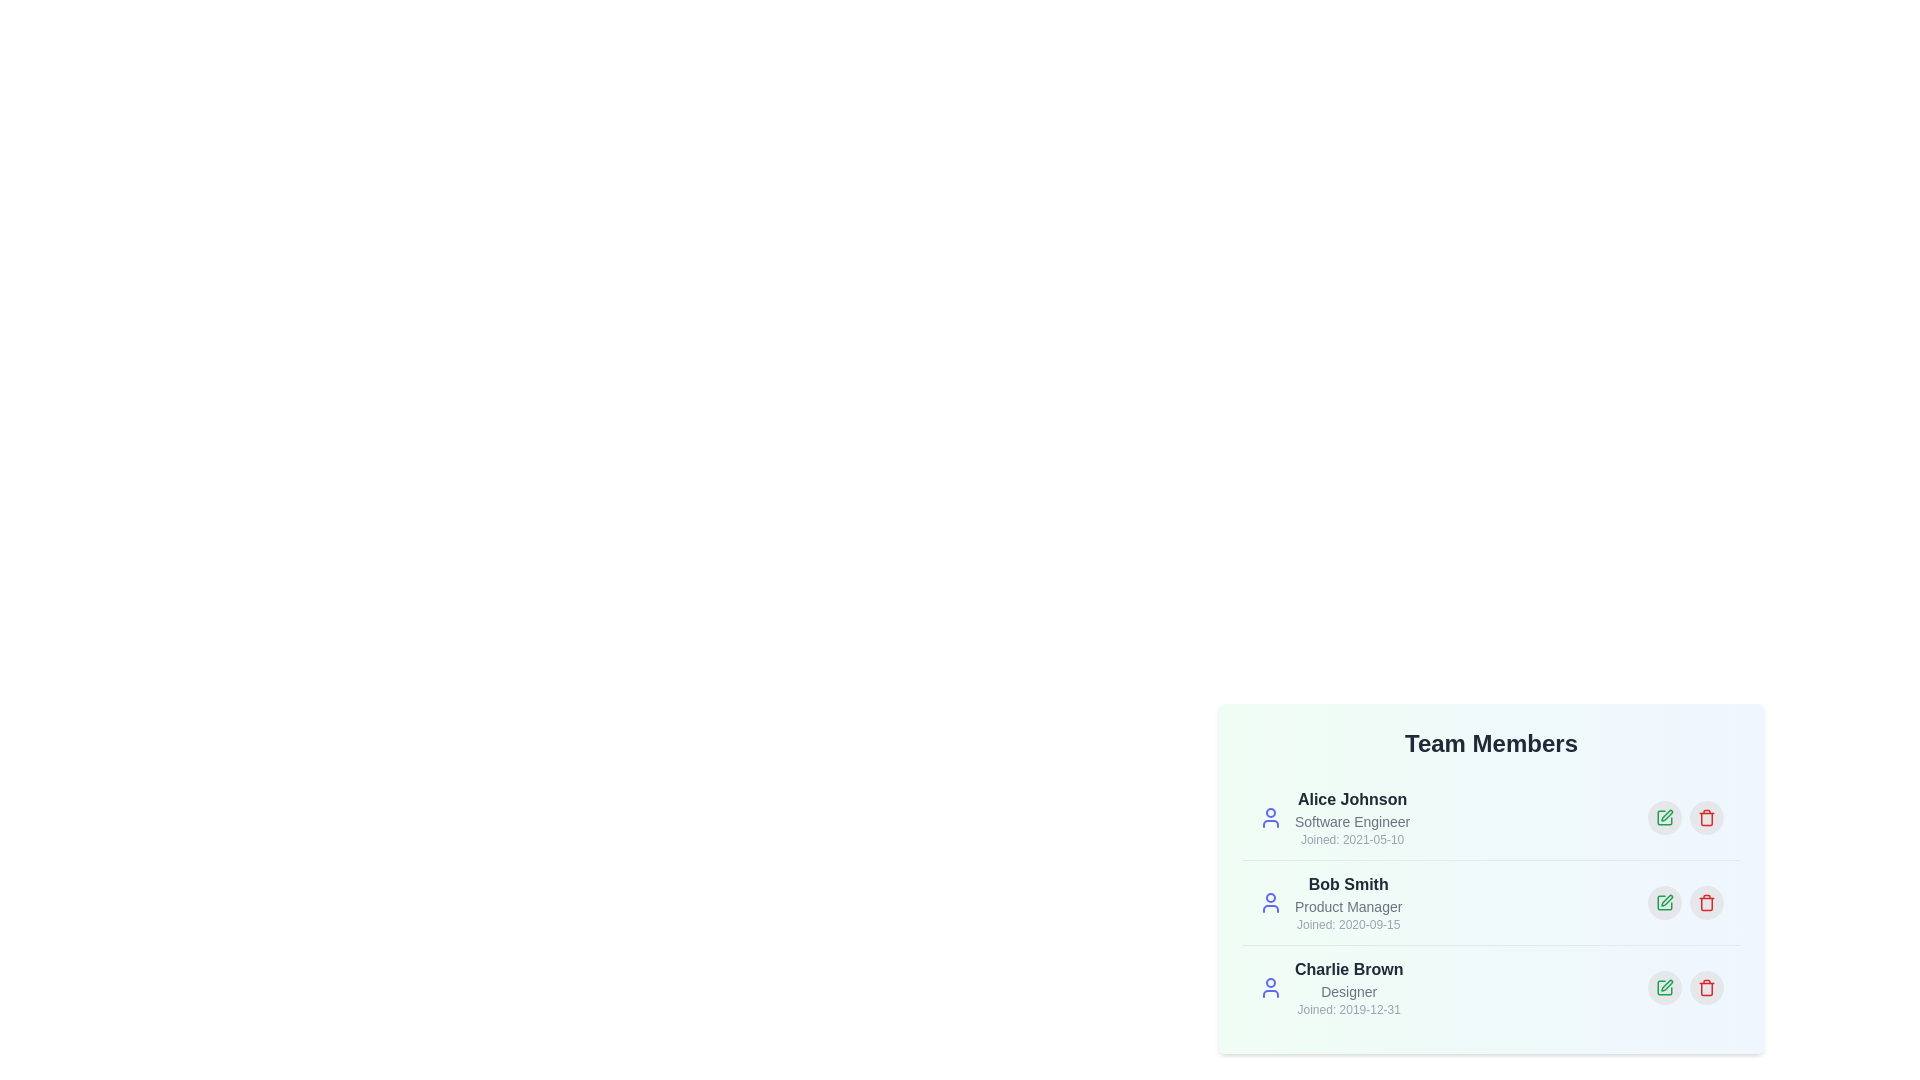 The height and width of the screenshot is (1080, 1920). Describe the element at coordinates (1270, 986) in the screenshot. I see `the user icon corresponding to Charlie Brown` at that location.